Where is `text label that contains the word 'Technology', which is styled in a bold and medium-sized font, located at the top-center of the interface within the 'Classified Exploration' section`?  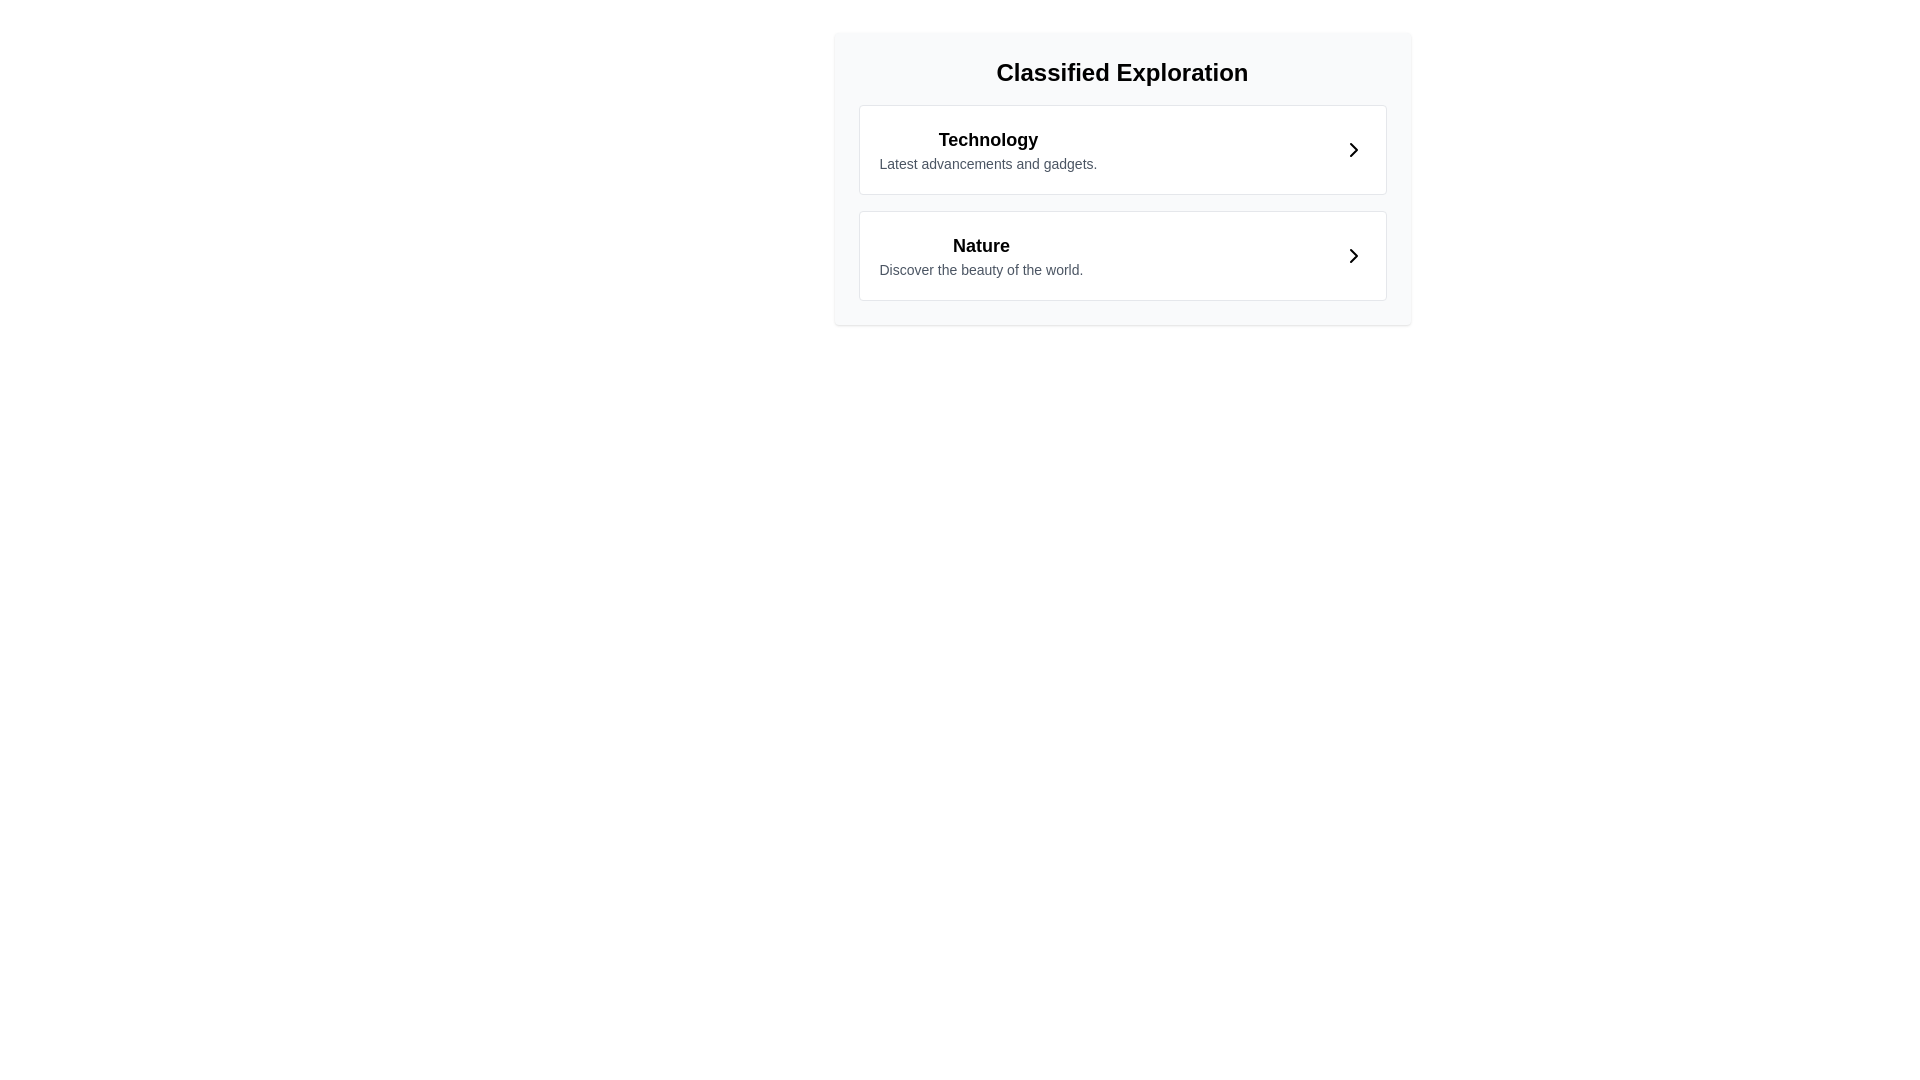 text label that contains the word 'Technology', which is styled in a bold and medium-sized font, located at the top-center of the interface within the 'Classified Exploration' section is located at coordinates (988, 138).